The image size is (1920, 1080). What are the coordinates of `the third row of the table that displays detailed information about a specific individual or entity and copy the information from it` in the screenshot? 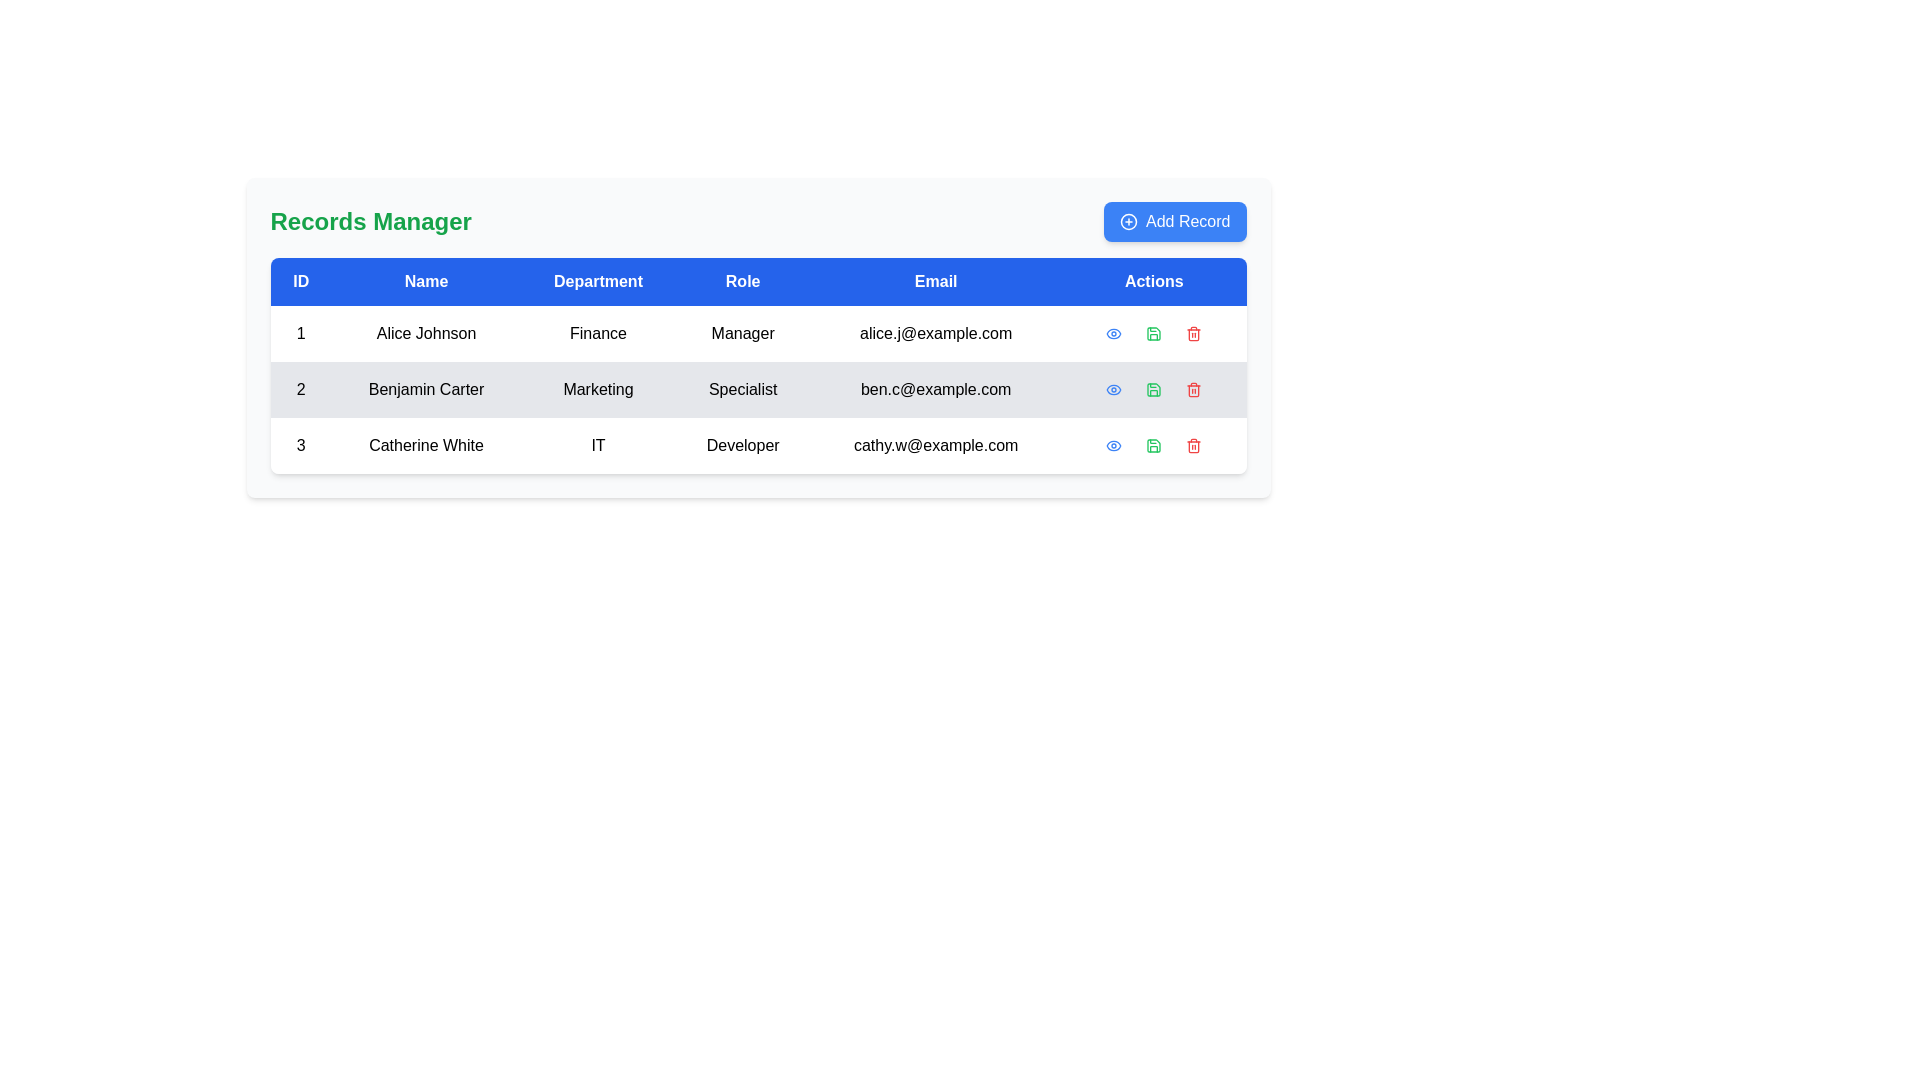 It's located at (757, 445).